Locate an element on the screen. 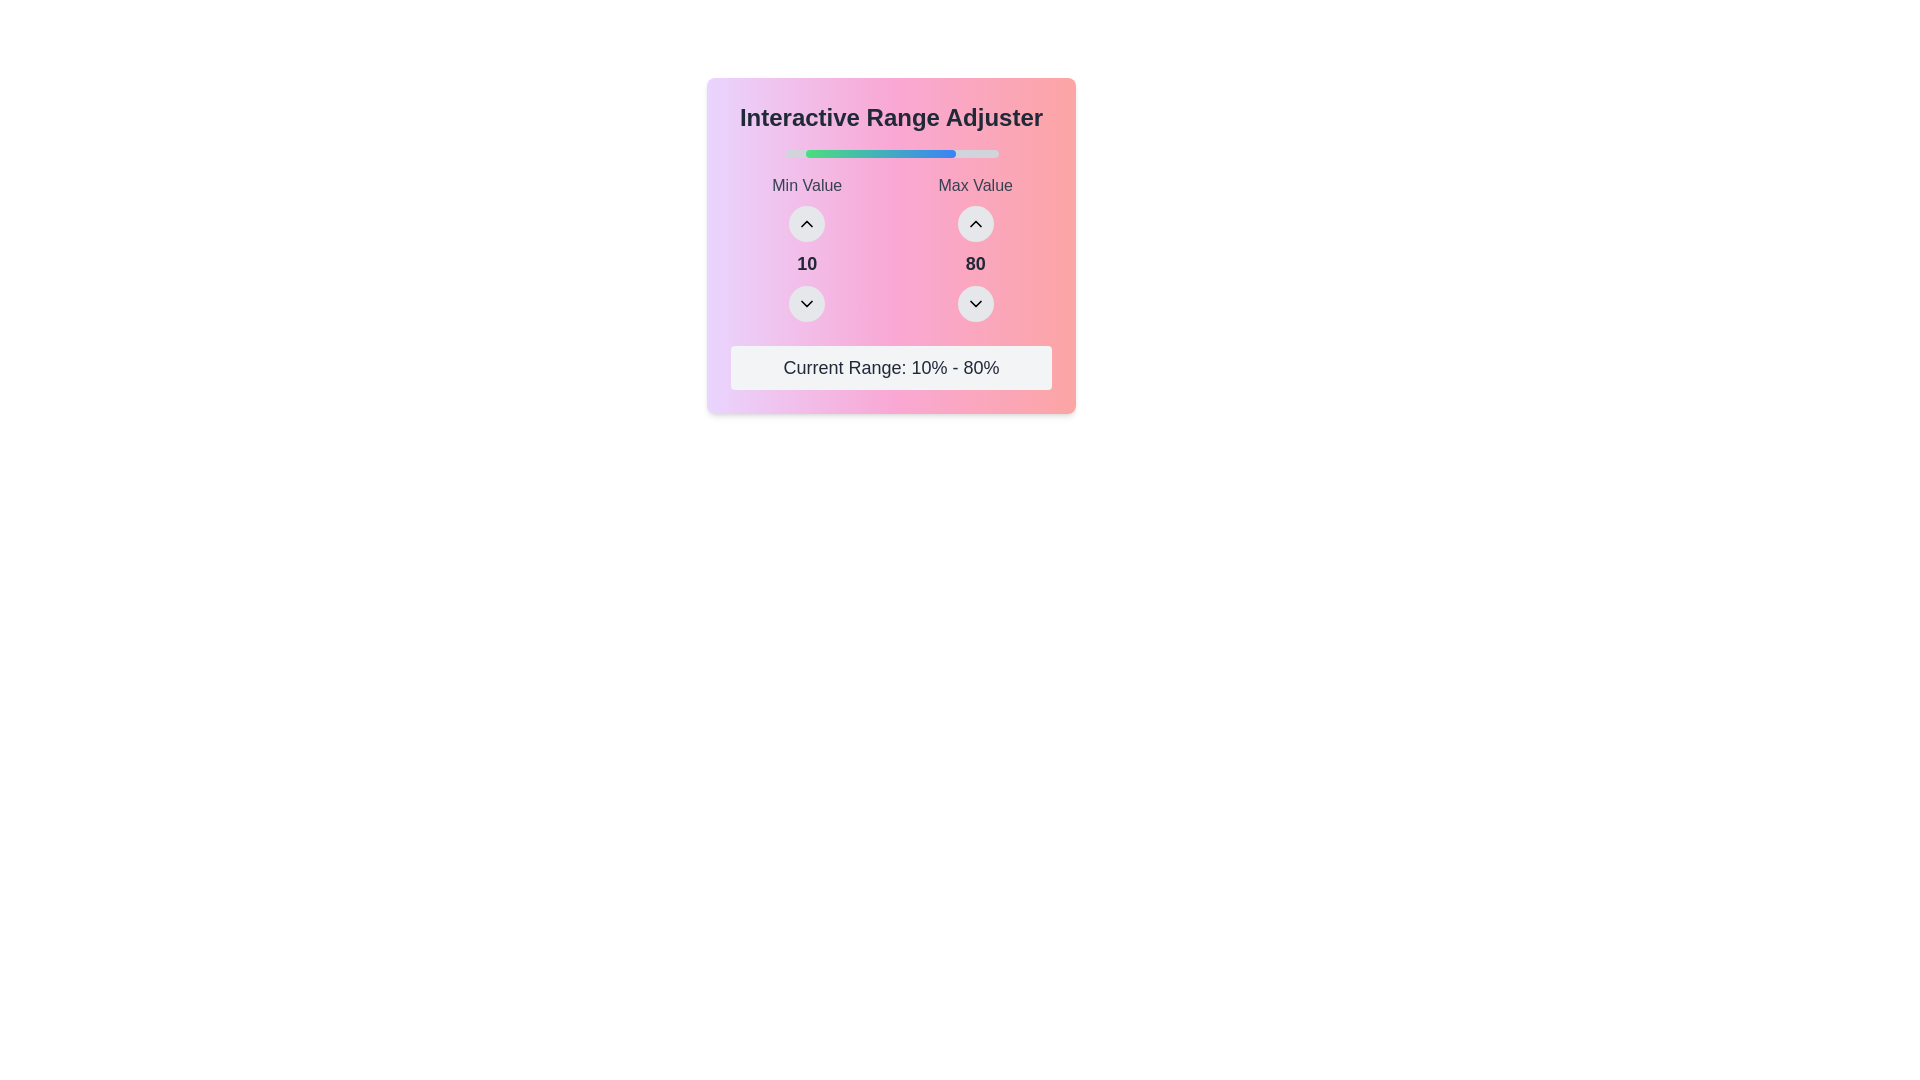 Image resolution: width=1920 pixels, height=1080 pixels. the button located in the Max Value column, which is positioned above the numeric value '80' and below the label 'Max Value', to increment the associated value is located at coordinates (975, 223).